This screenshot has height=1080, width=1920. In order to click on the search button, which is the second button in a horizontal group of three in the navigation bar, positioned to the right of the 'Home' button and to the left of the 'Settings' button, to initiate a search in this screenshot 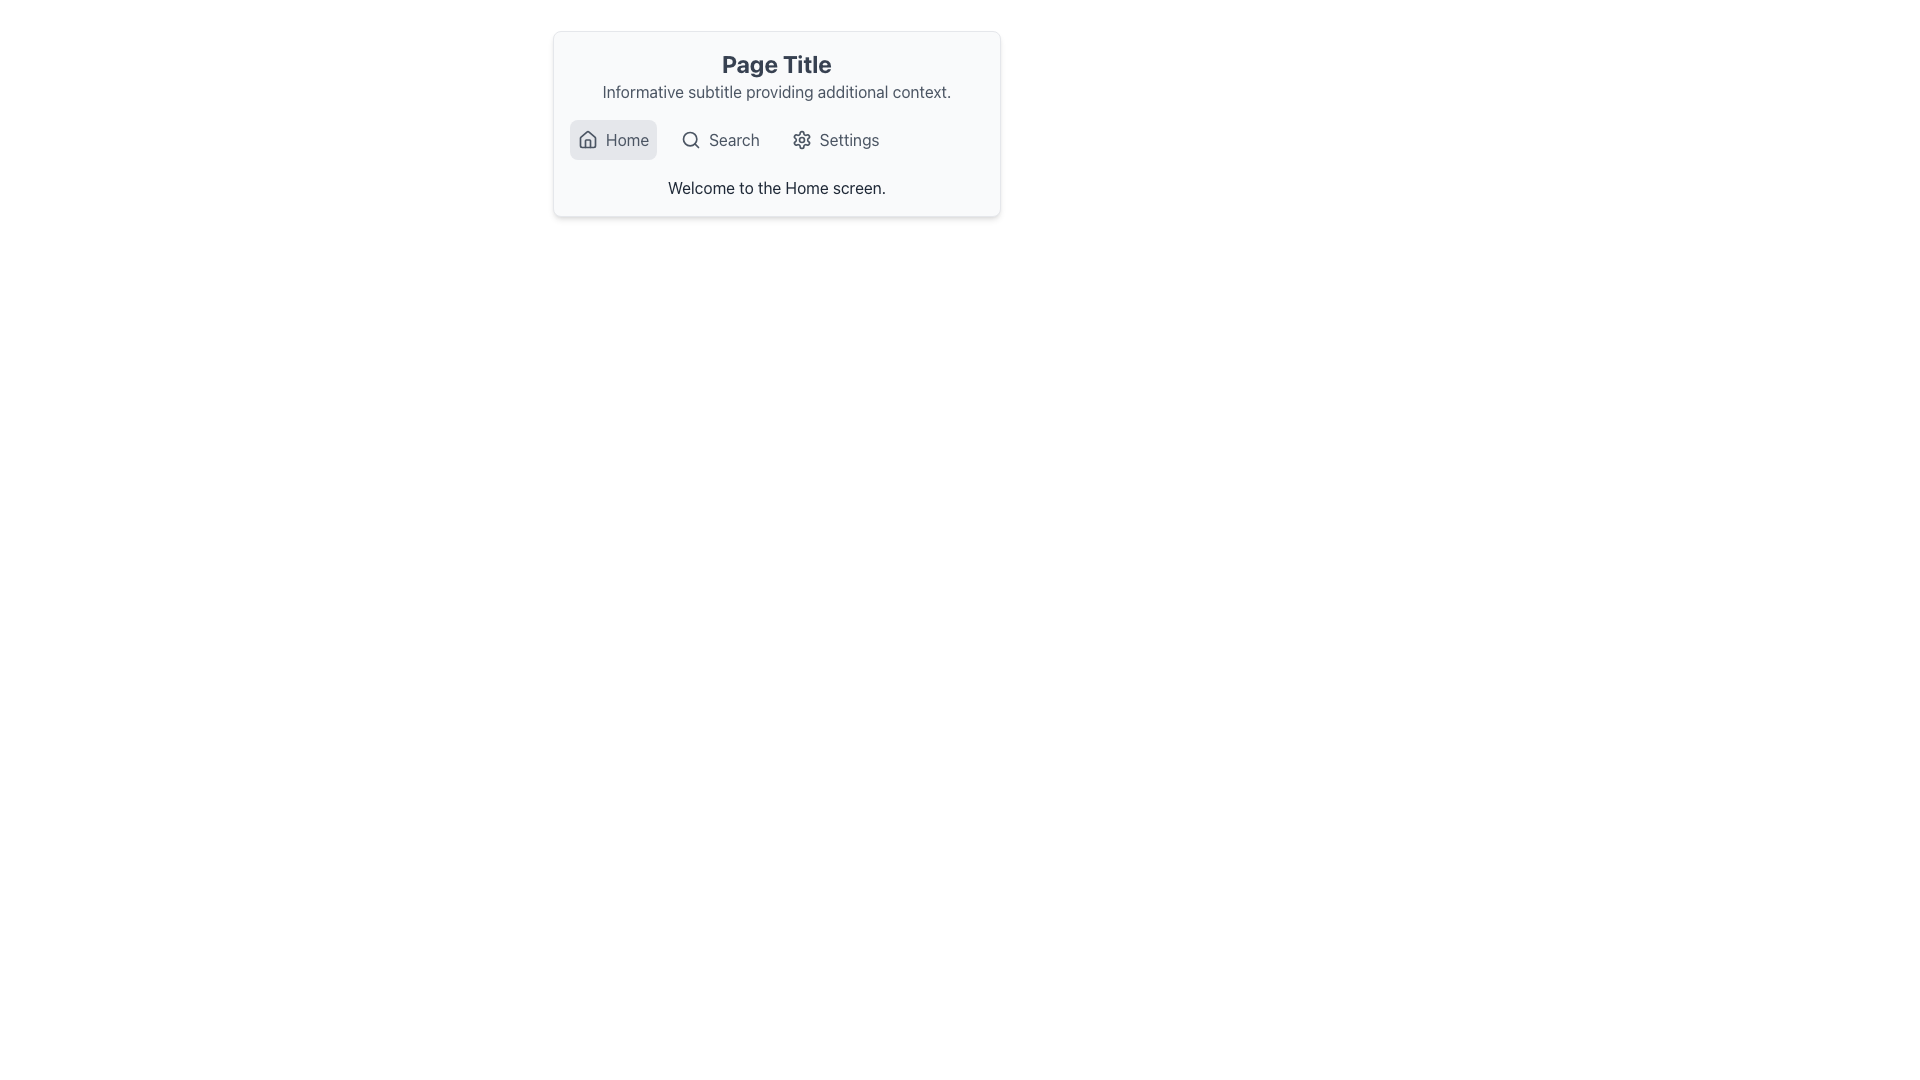, I will do `click(720, 138)`.